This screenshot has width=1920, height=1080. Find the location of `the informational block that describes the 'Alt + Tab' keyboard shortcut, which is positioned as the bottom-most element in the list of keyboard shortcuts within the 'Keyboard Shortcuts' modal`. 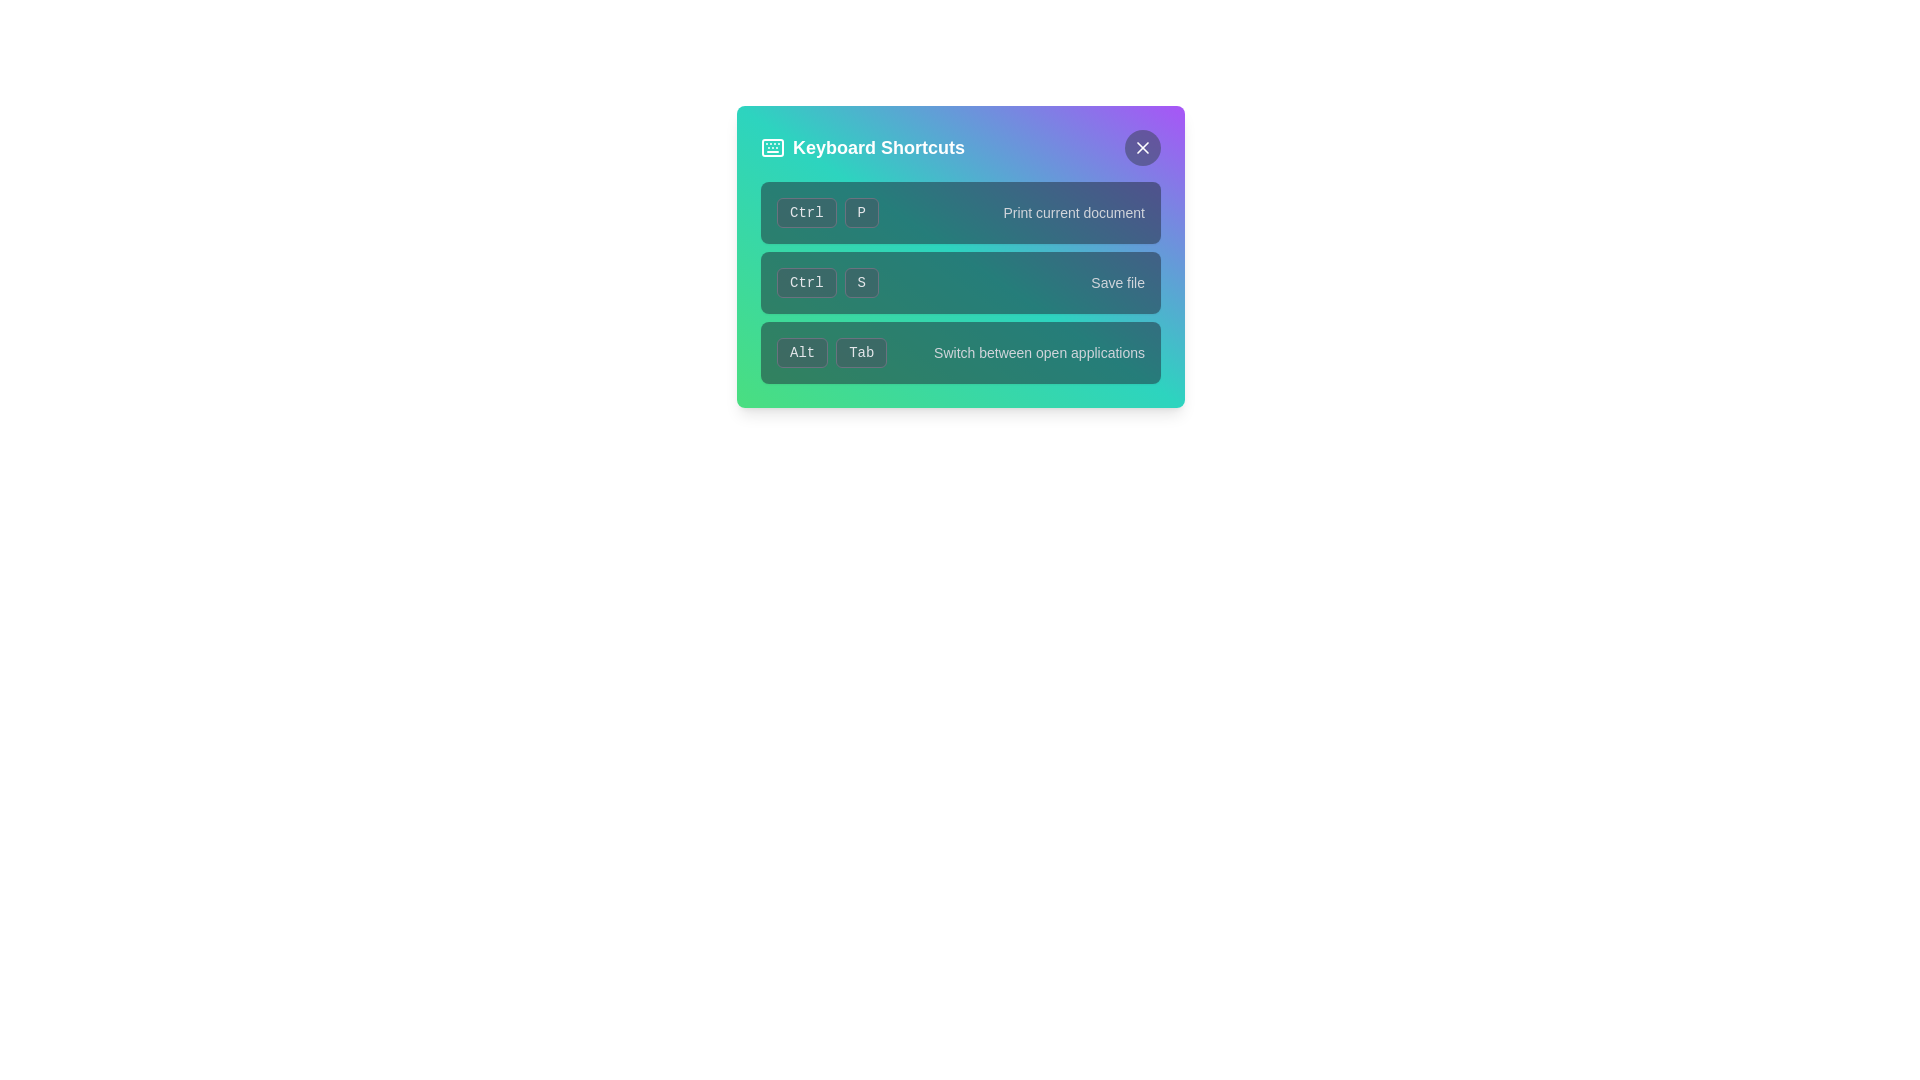

the informational block that describes the 'Alt + Tab' keyboard shortcut, which is positioned as the bottom-most element in the list of keyboard shortcuts within the 'Keyboard Shortcuts' modal is located at coordinates (960, 352).